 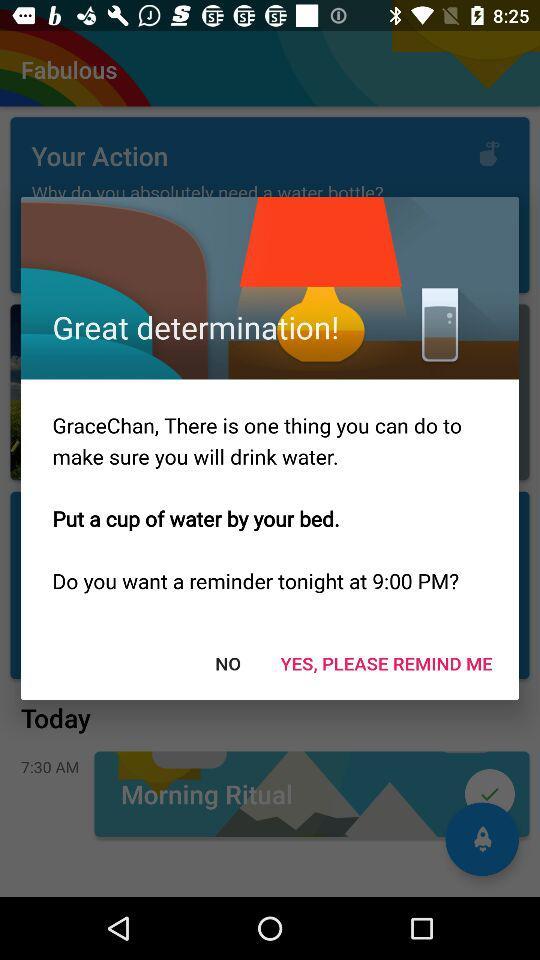 What do you see at coordinates (386, 663) in the screenshot?
I see `item to the right of no` at bounding box center [386, 663].